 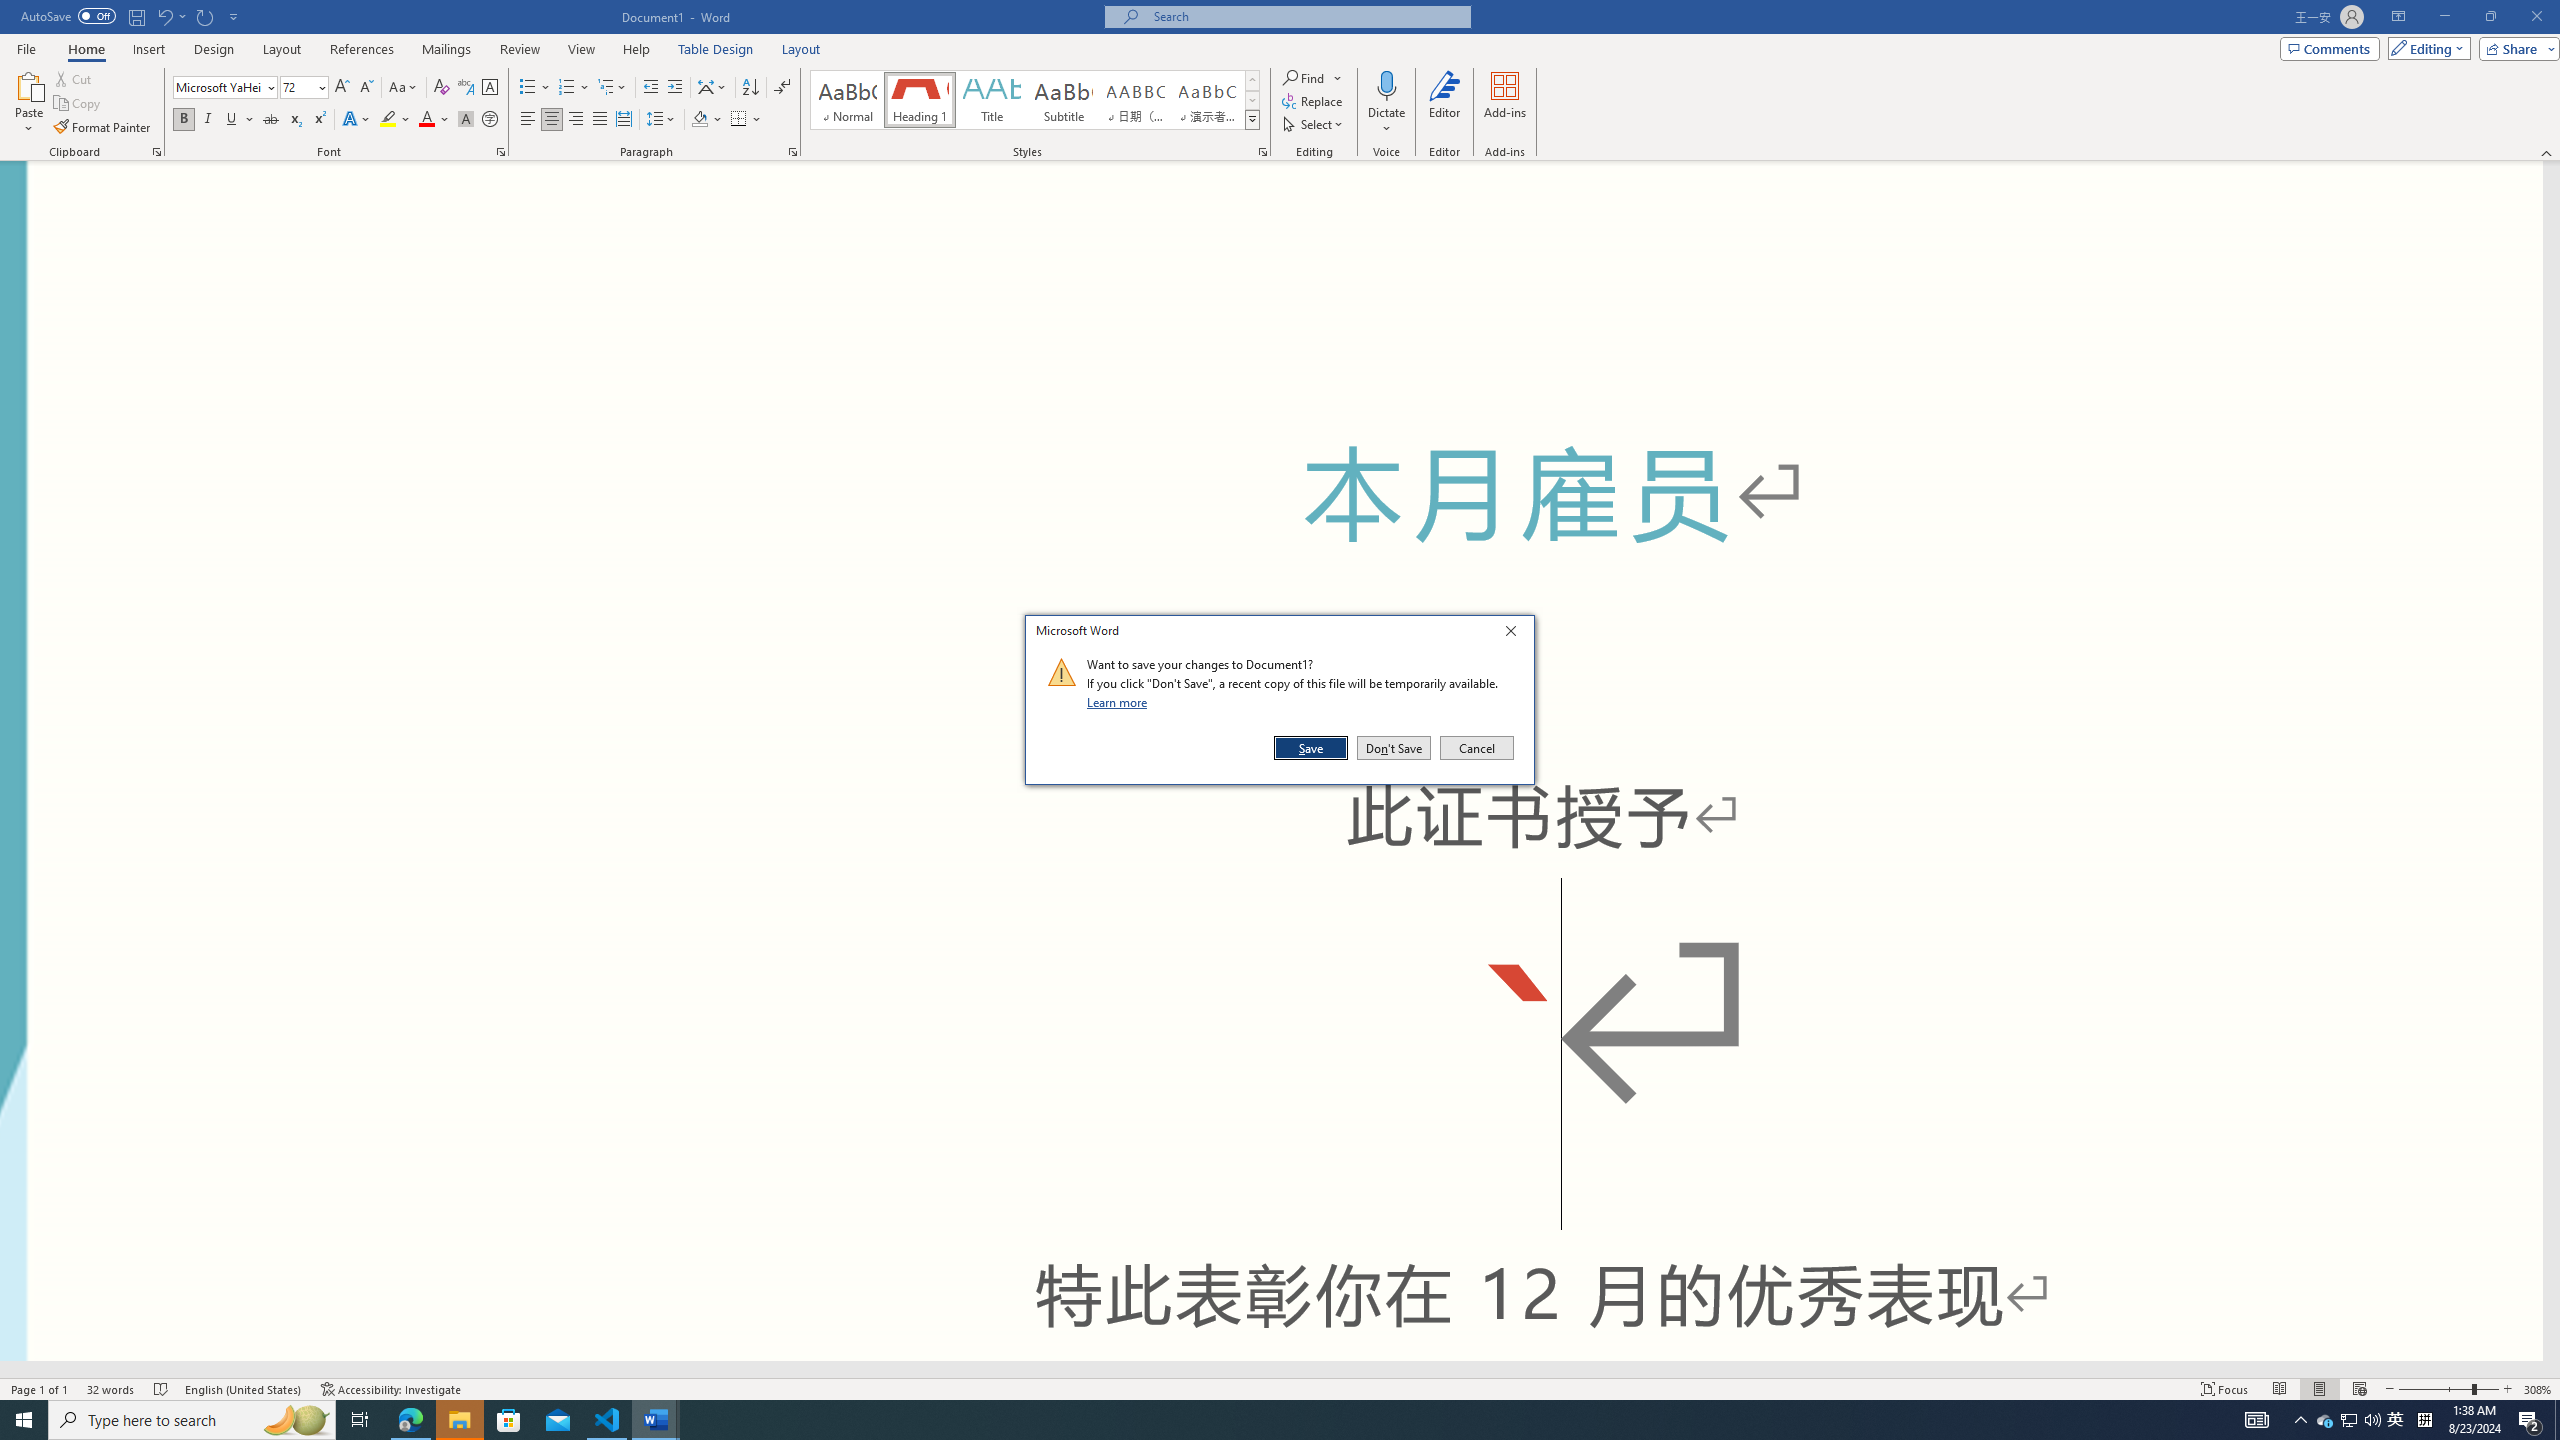 What do you see at coordinates (1313, 122) in the screenshot?
I see `'Select'` at bounding box center [1313, 122].